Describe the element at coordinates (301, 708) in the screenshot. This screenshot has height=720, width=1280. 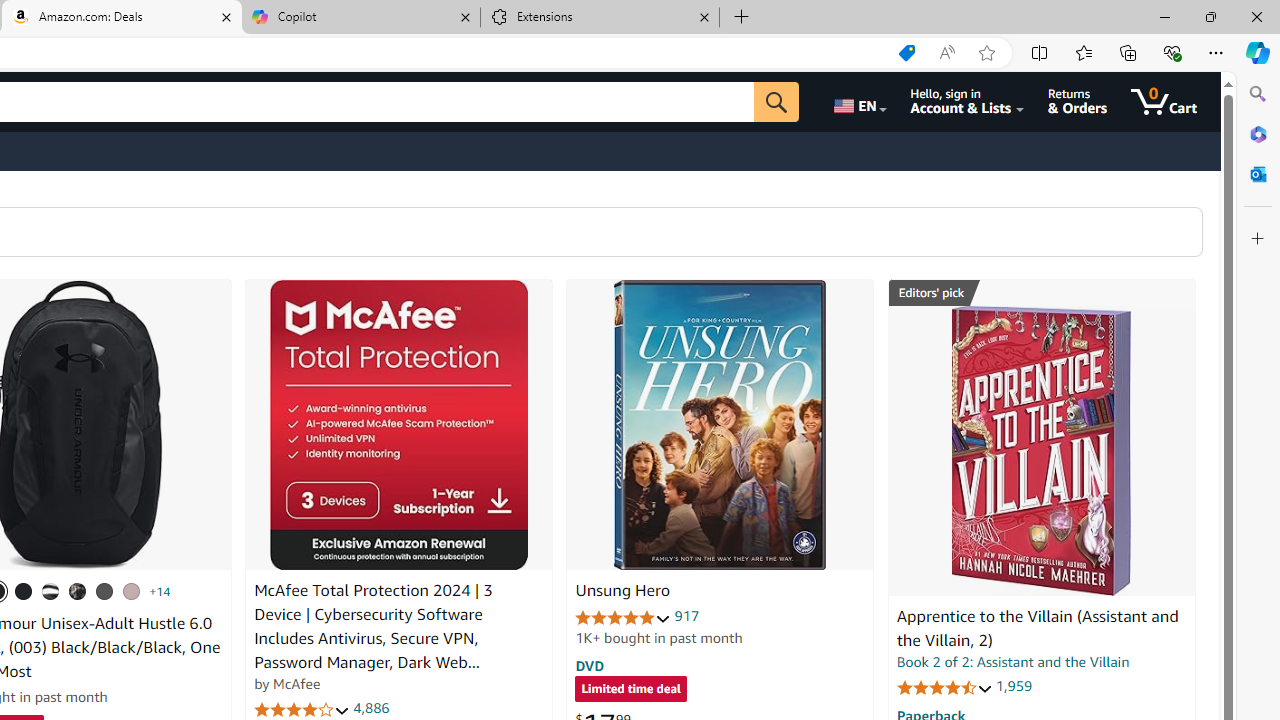
I see `'4.1 out of 5 stars'` at that location.